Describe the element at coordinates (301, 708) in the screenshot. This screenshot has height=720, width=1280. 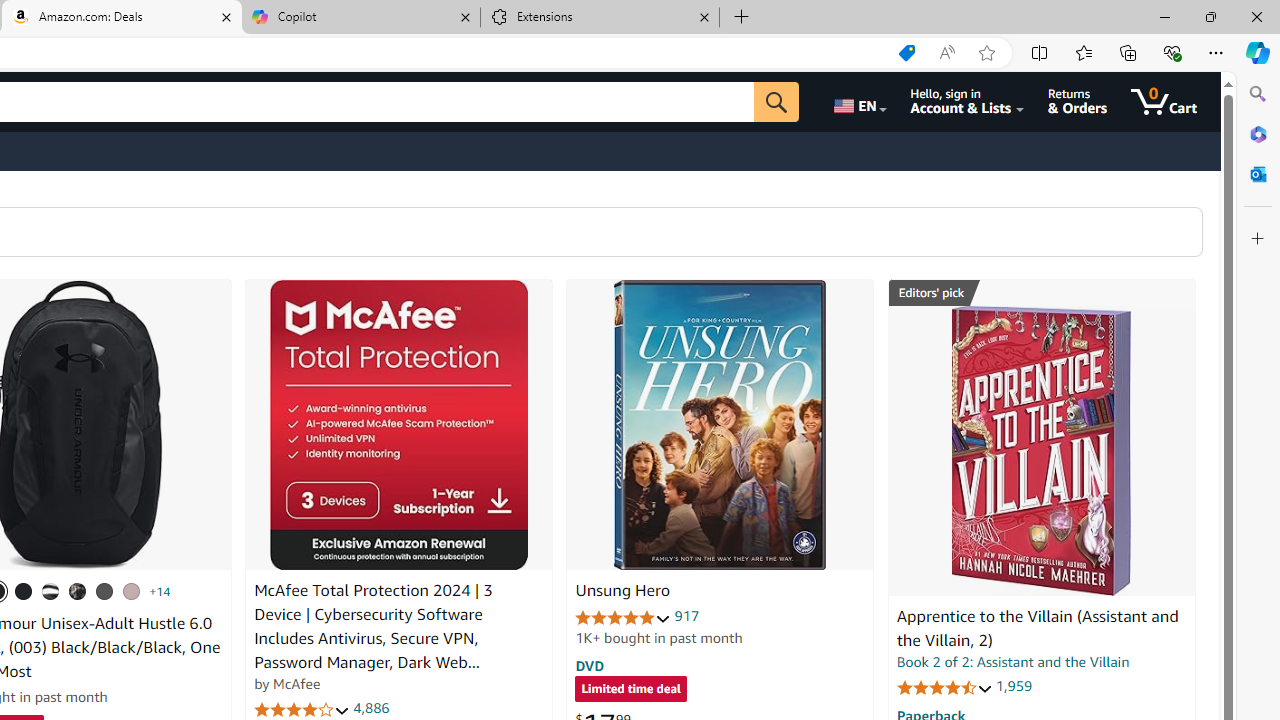
I see `'4.1 out of 5 stars'` at that location.